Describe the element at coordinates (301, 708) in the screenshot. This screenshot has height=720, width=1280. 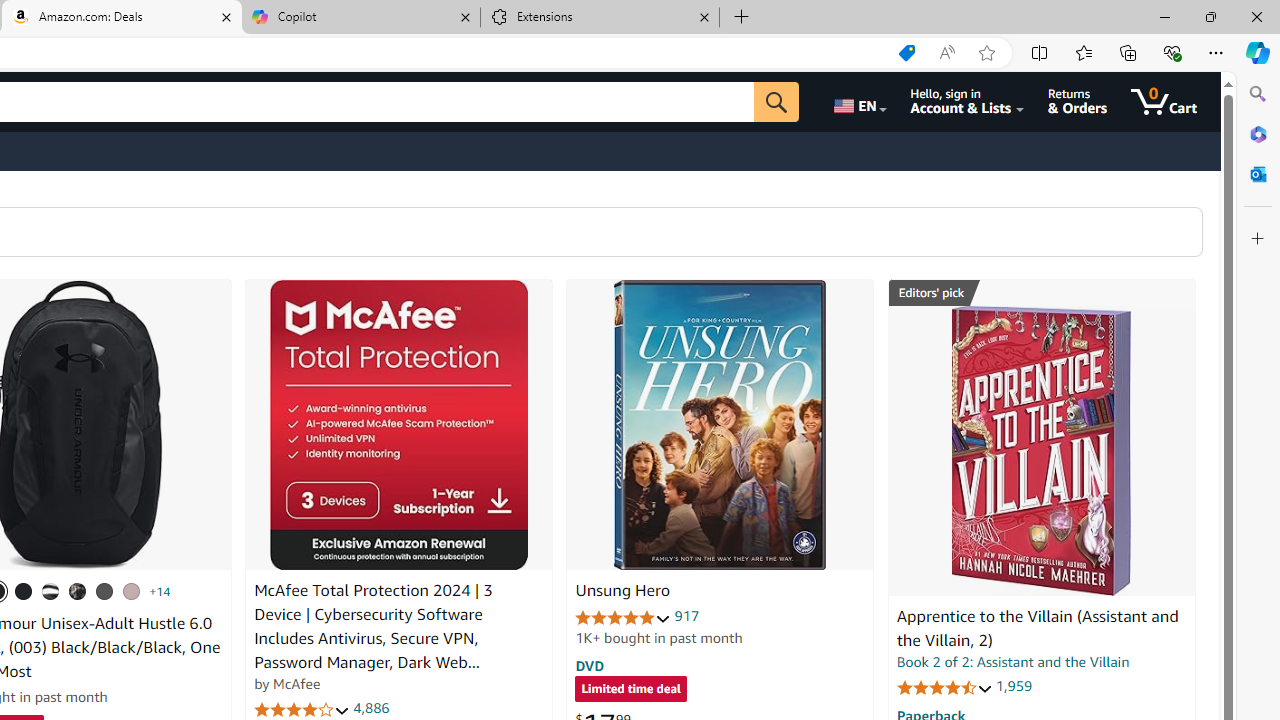
I see `'4.1 out of 5 stars'` at that location.